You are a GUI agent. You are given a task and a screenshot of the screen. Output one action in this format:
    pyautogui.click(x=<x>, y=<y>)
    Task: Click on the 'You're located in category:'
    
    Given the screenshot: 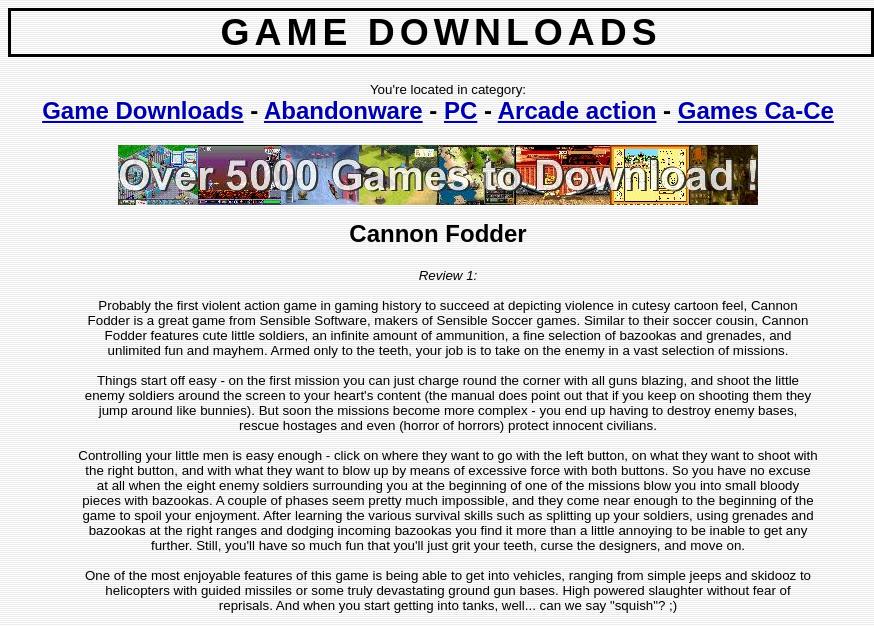 What is the action you would take?
    pyautogui.click(x=446, y=88)
    